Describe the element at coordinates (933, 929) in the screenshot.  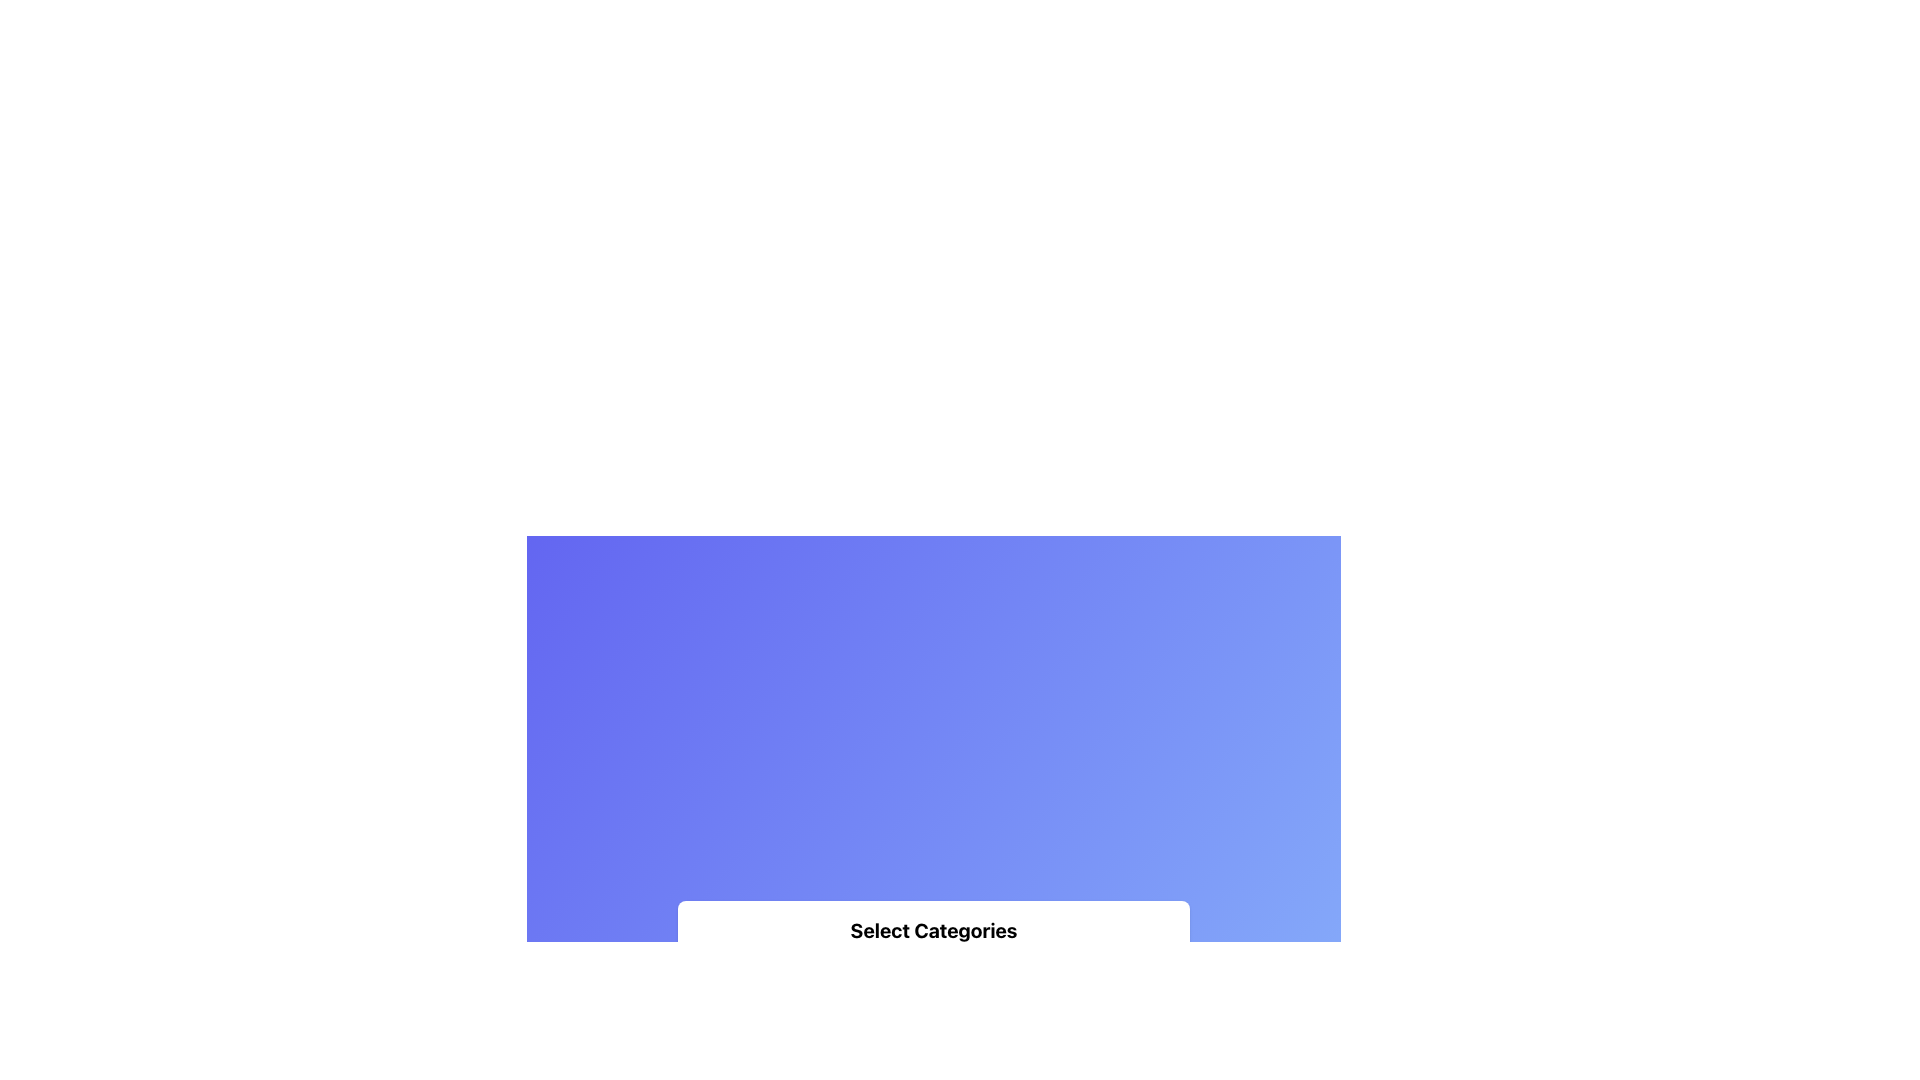
I see `the static text header that indicates the purpose of the section, located centrally near the bottom of the interface` at that location.